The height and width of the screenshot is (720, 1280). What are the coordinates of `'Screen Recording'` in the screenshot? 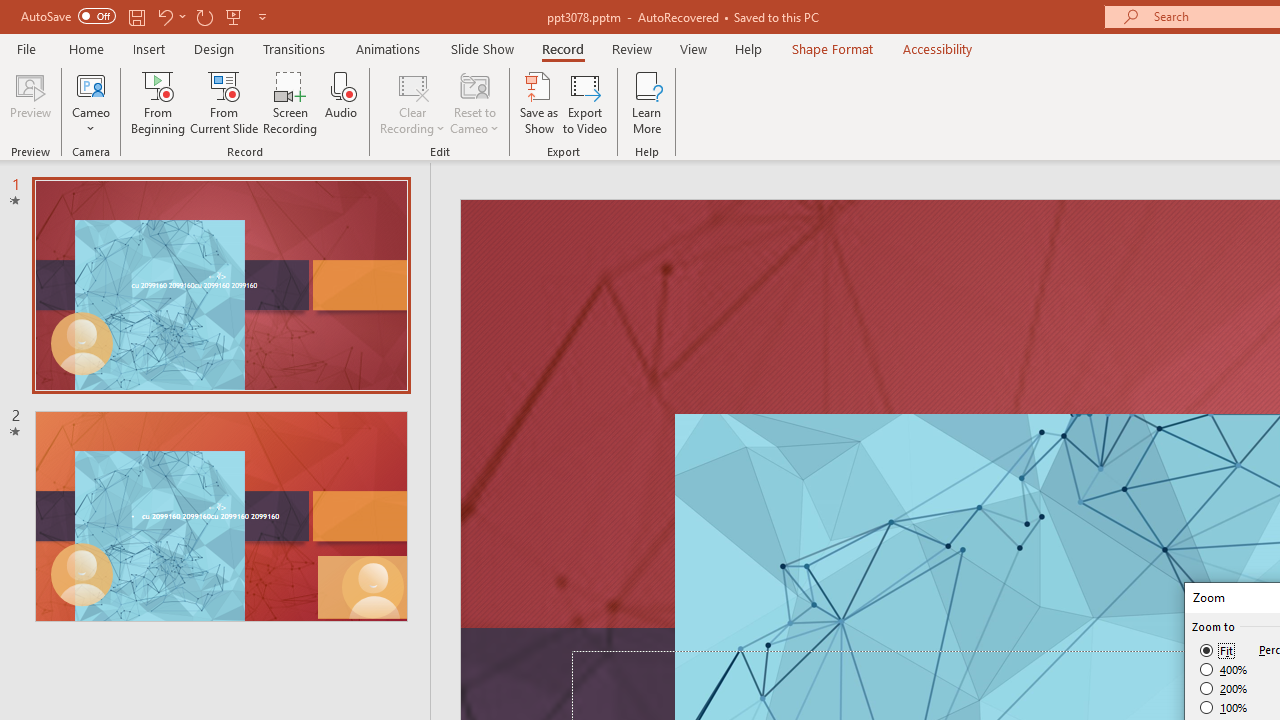 It's located at (289, 103).